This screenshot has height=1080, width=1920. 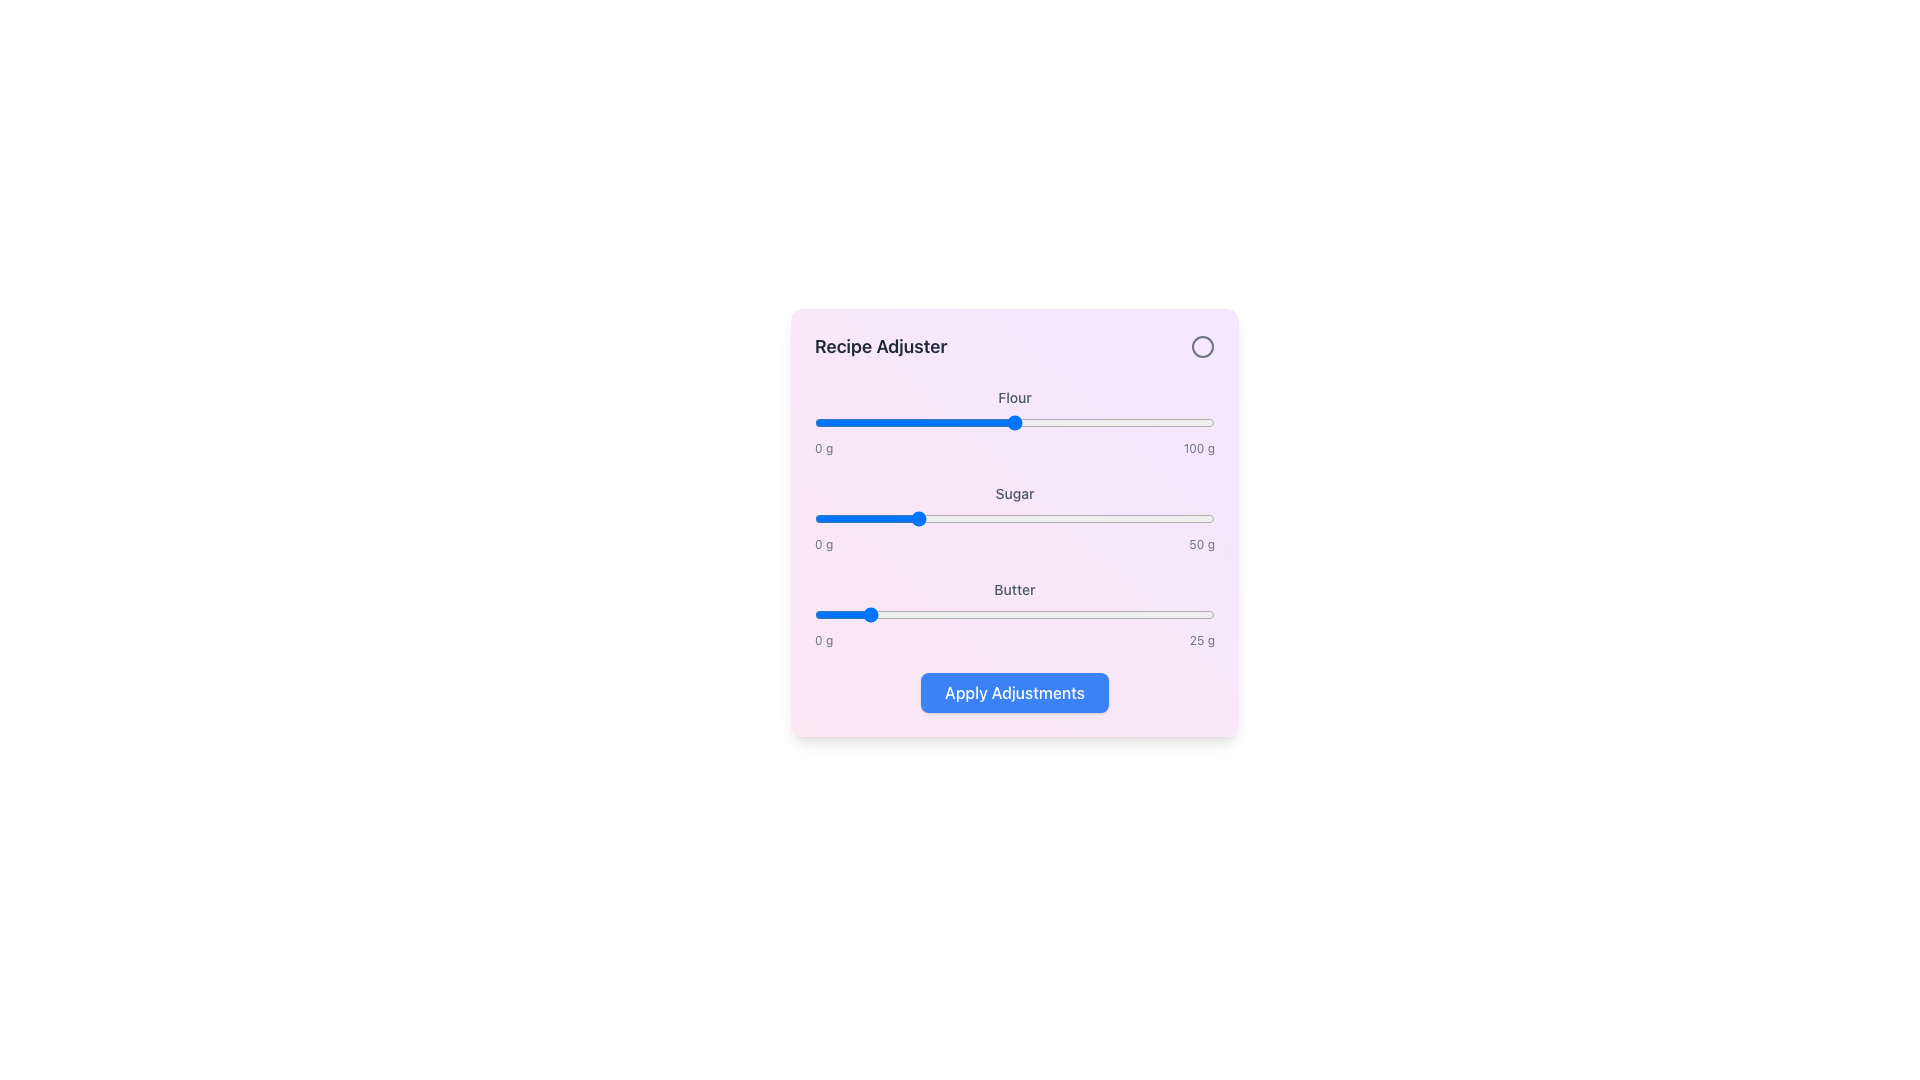 What do you see at coordinates (824, 544) in the screenshot?
I see `the text label displaying '0 g', which is styled in light gray and positioned to the left of the sugar slider` at bounding box center [824, 544].